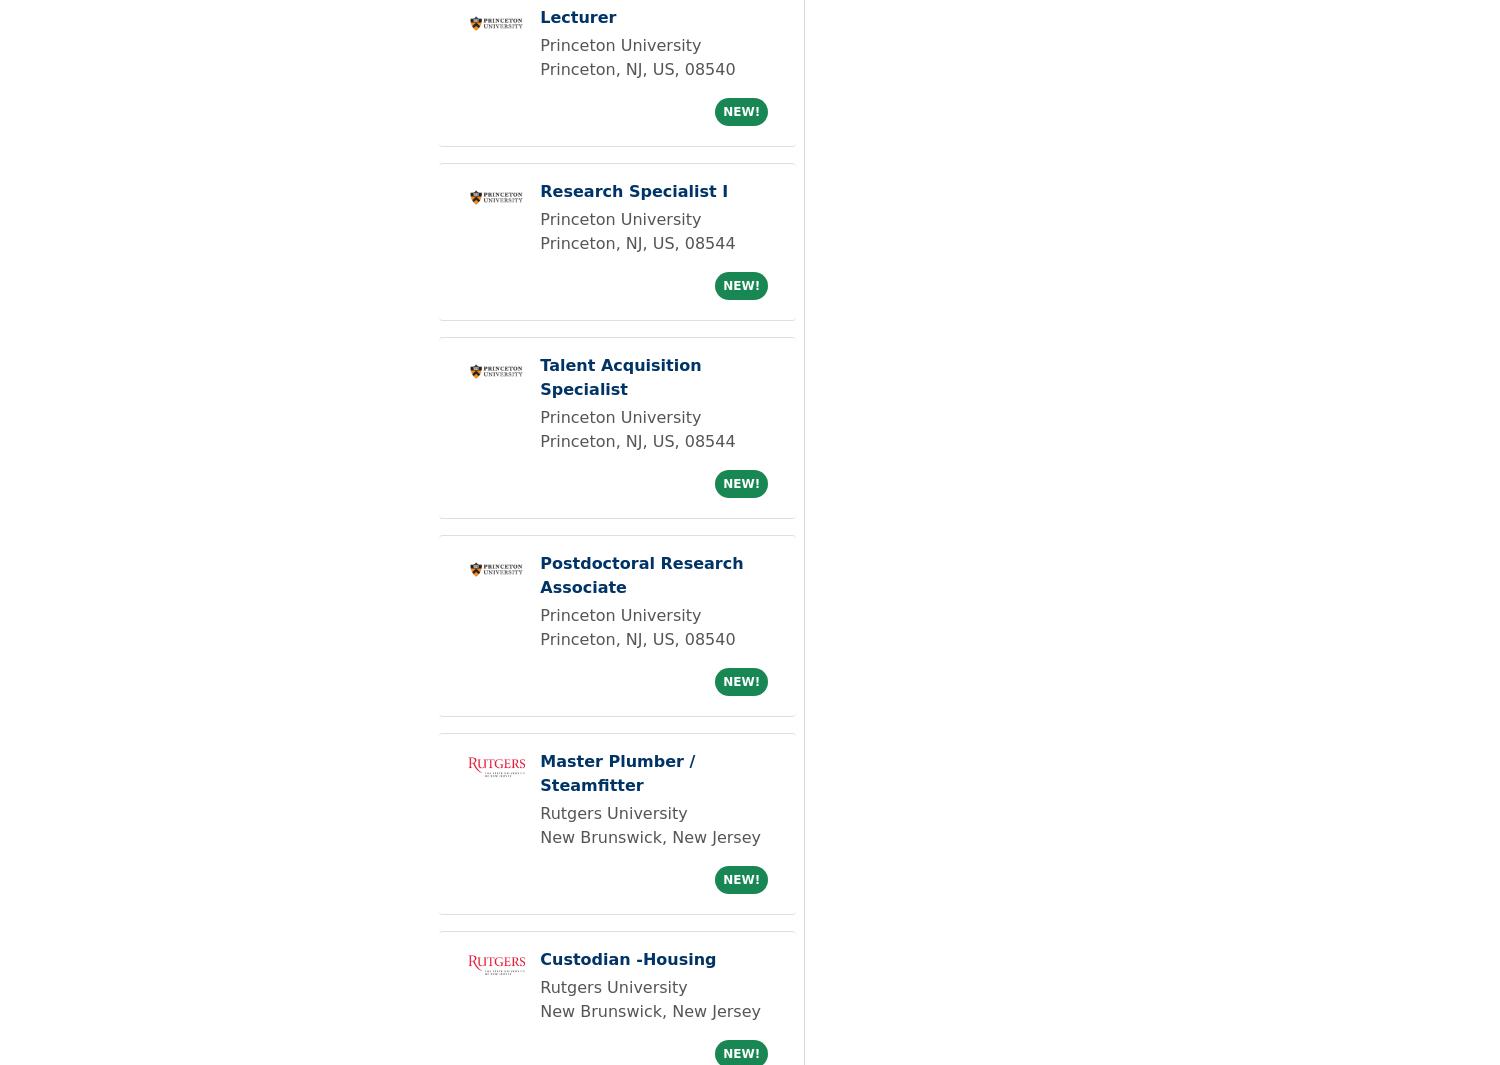  I want to click on 'Talent Acquisition Specialist', so click(619, 376).